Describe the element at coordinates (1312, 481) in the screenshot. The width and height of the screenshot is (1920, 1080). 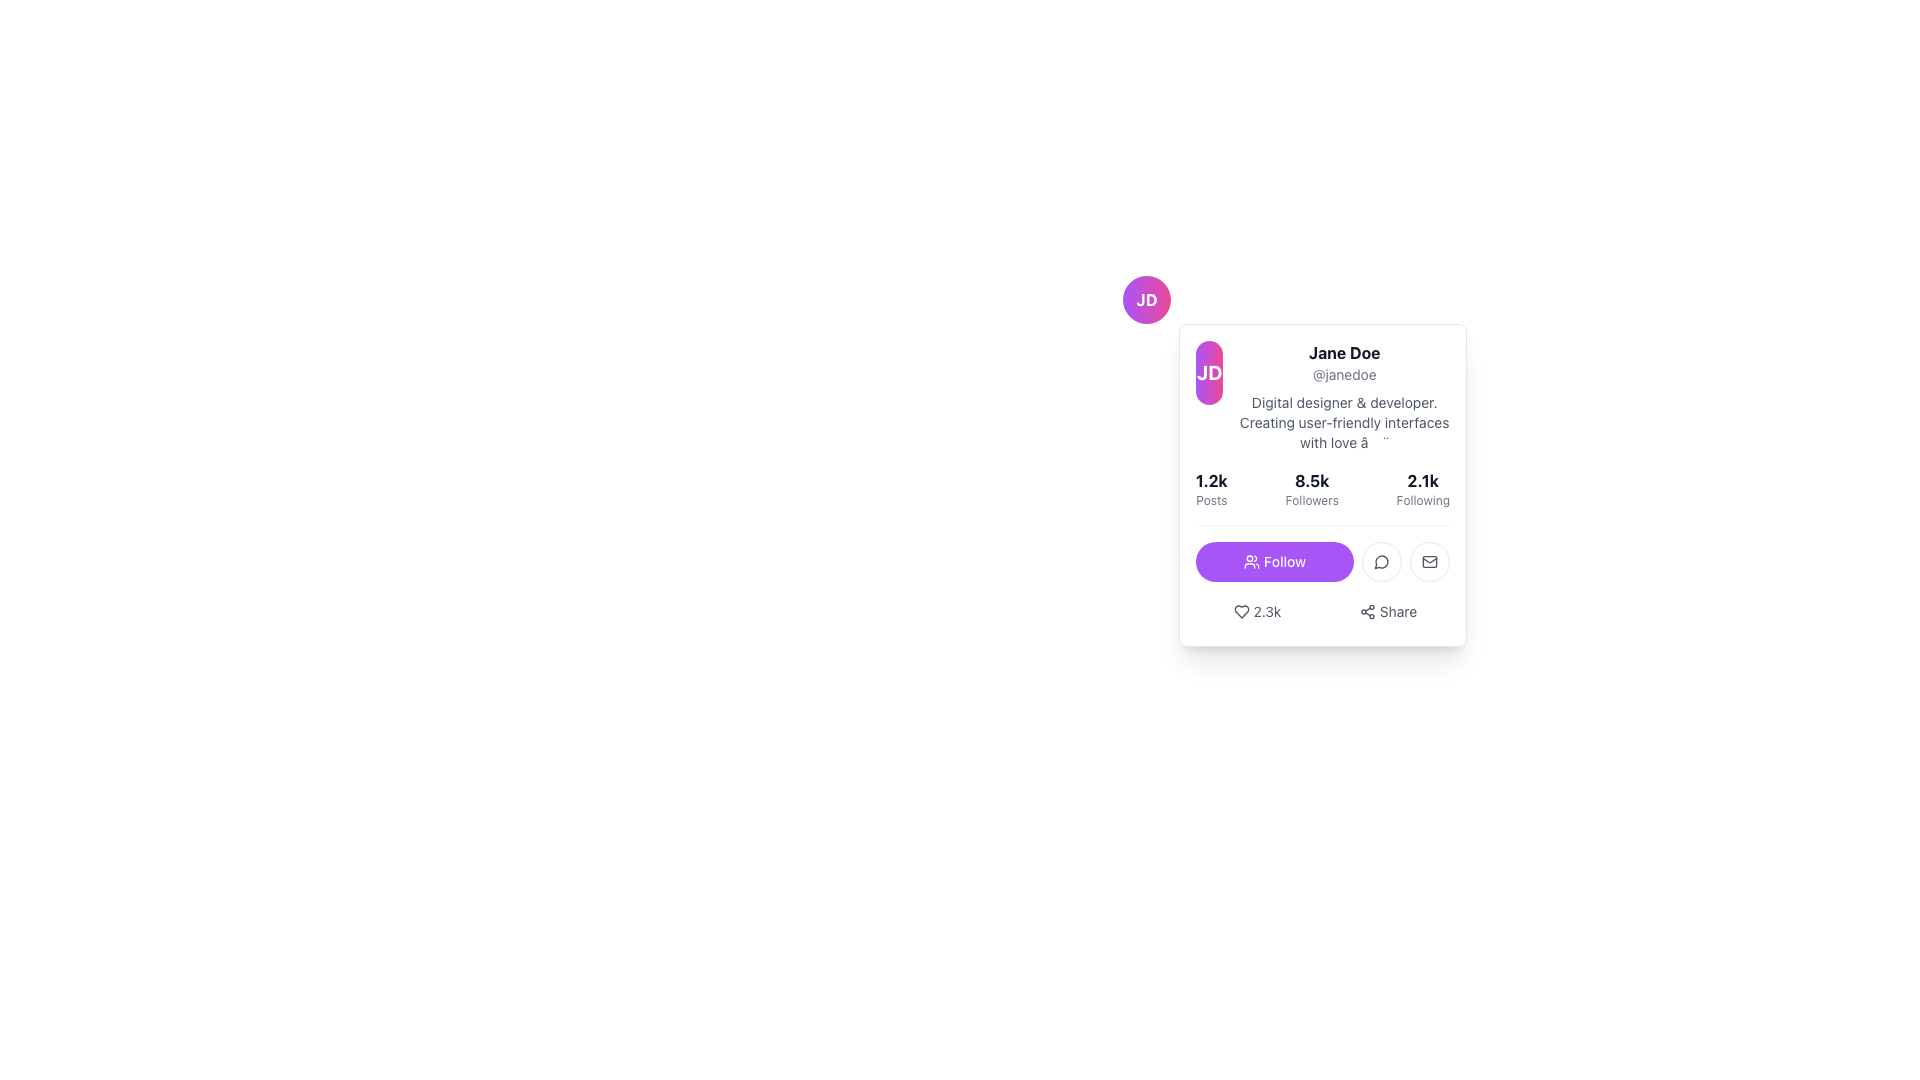
I see `the static text component displaying '8.5k', which is a bold dark gray text indicating follower count in a user profile card` at that location.